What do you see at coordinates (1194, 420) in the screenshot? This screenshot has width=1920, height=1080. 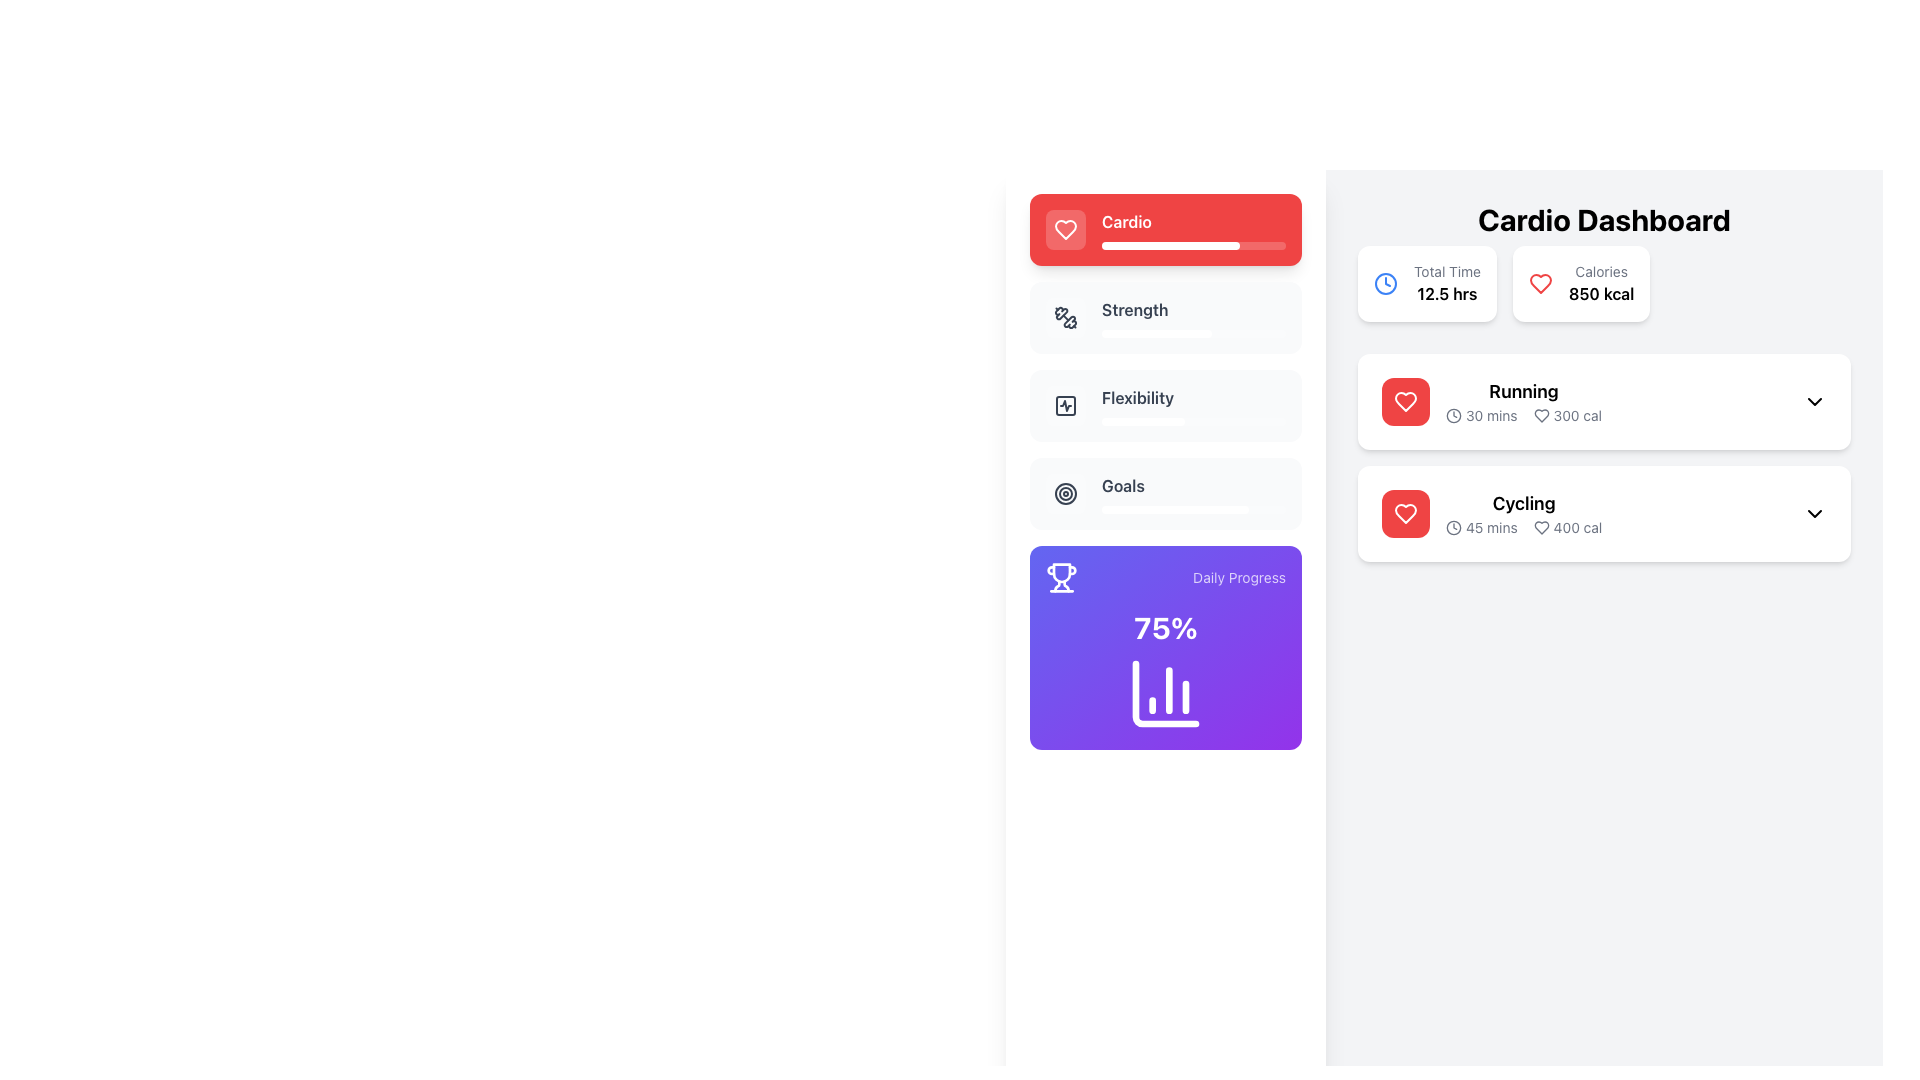 I see `the progress state of the Horizontal Progress Bar located below the 'Flexibility' heading in the sidebar section` at bounding box center [1194, 420].